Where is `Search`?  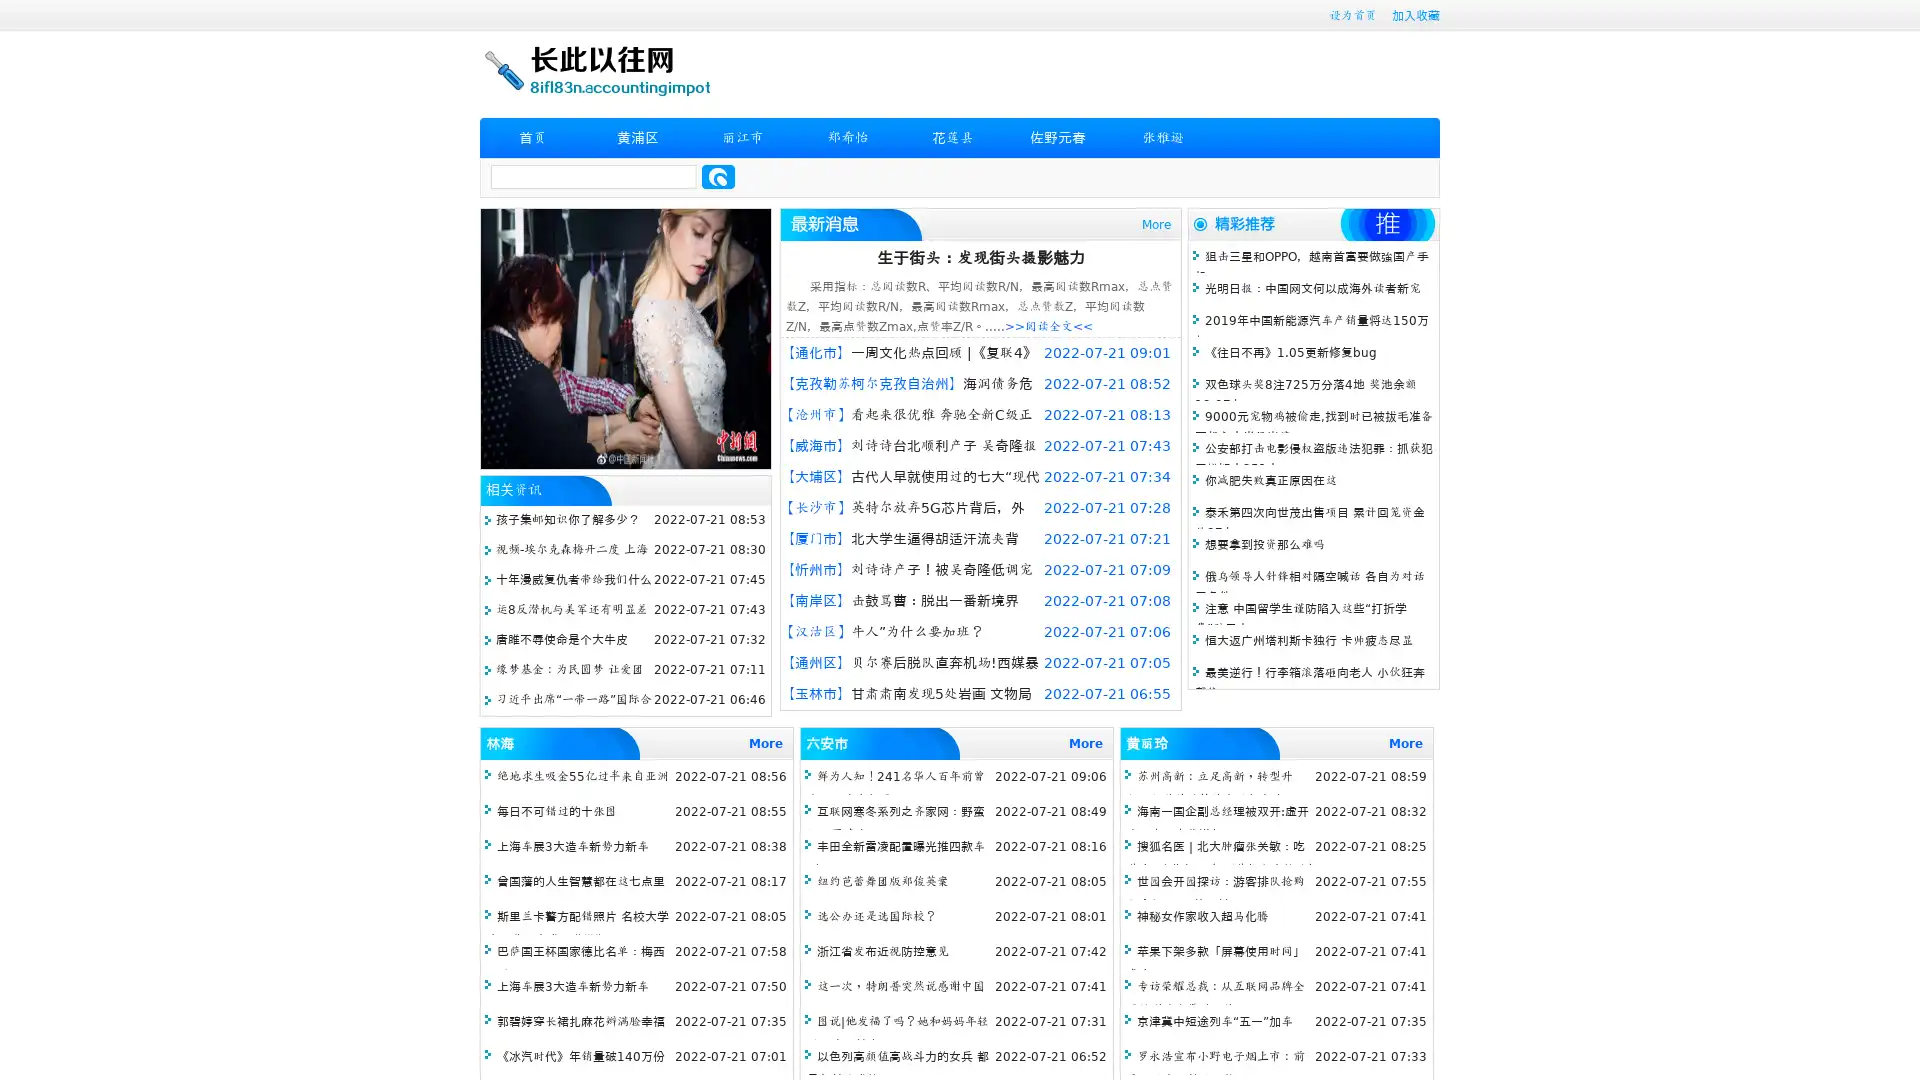
Search is located at coordinates (718, 176).